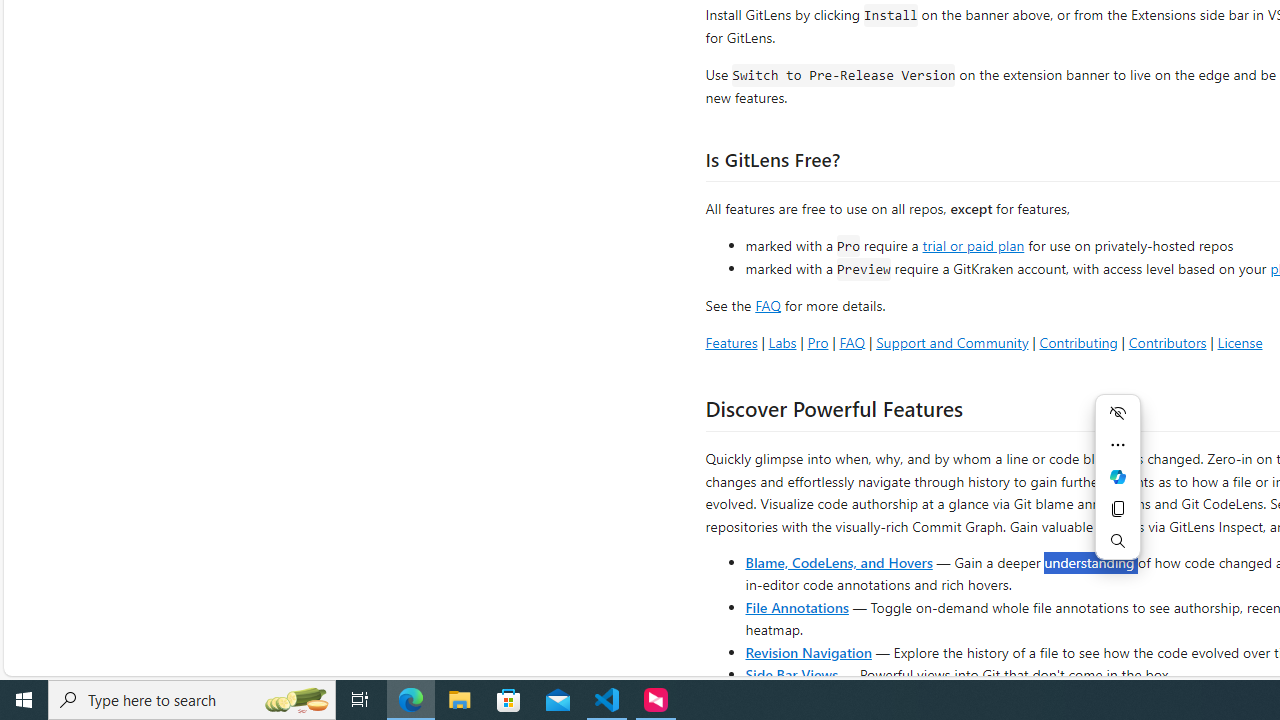 The image size is (1280, 720). What do you see at coordinates (817, 341) in the screenshot?
I see `'Pro'` at bounding box center [817, 341].